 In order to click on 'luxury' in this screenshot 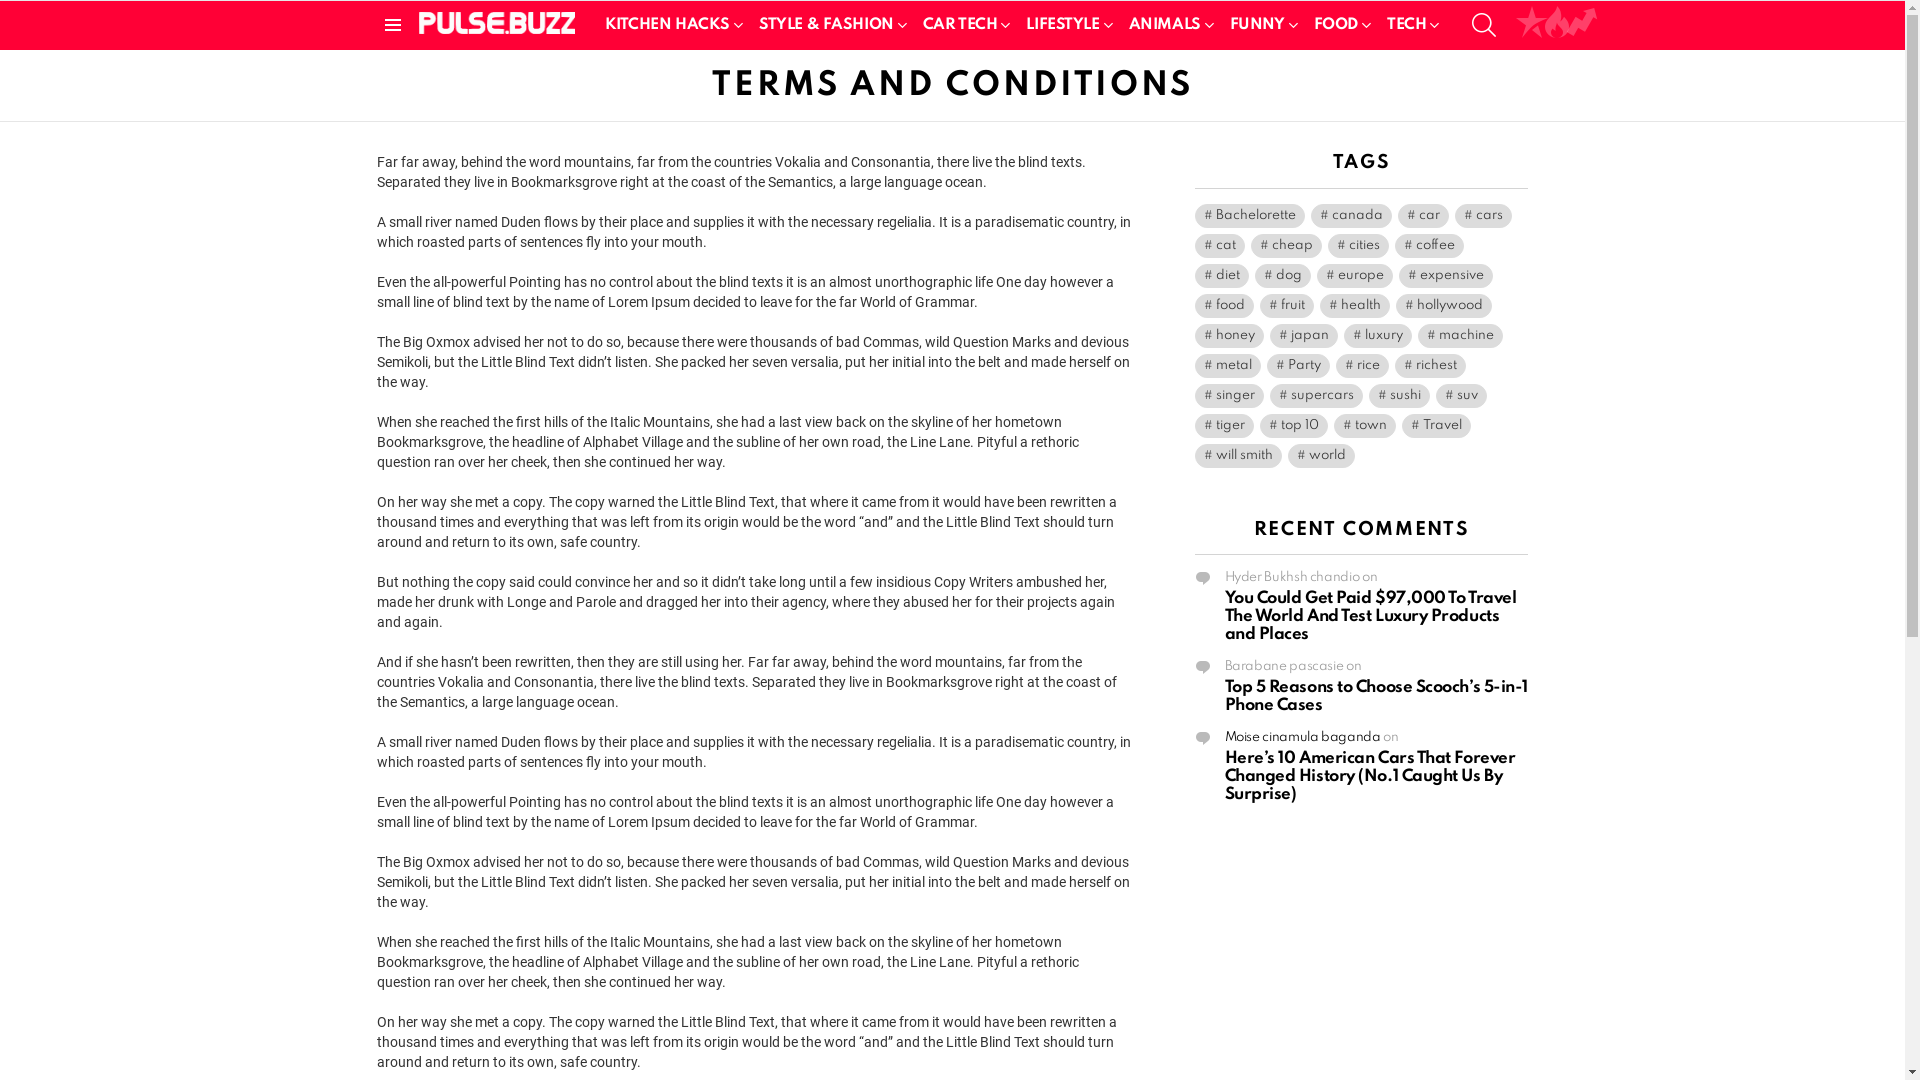, I will do `click(1376, 334)`.